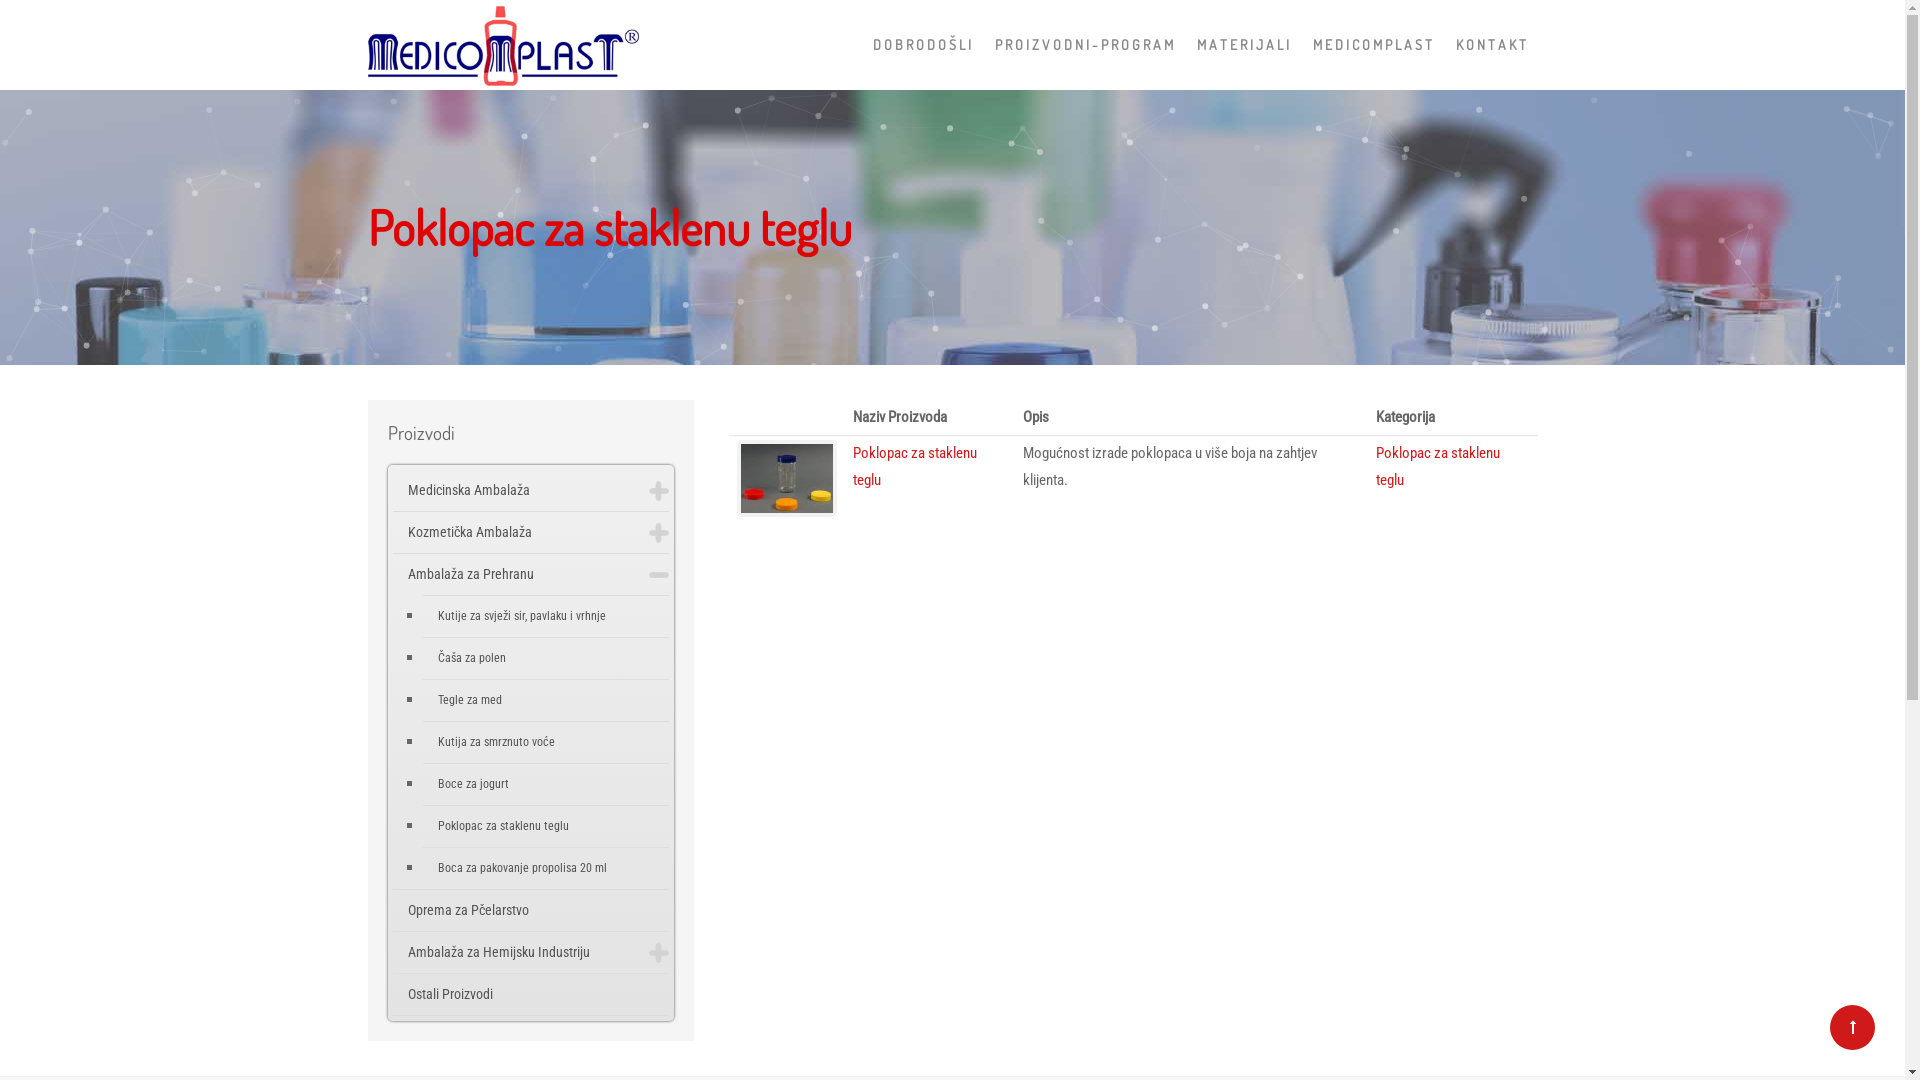 This screenshot has height=1080, width=1920. Describe the element at coordinates (969, 708) in the screenshot. I see `'PDV Broj'` at that location.